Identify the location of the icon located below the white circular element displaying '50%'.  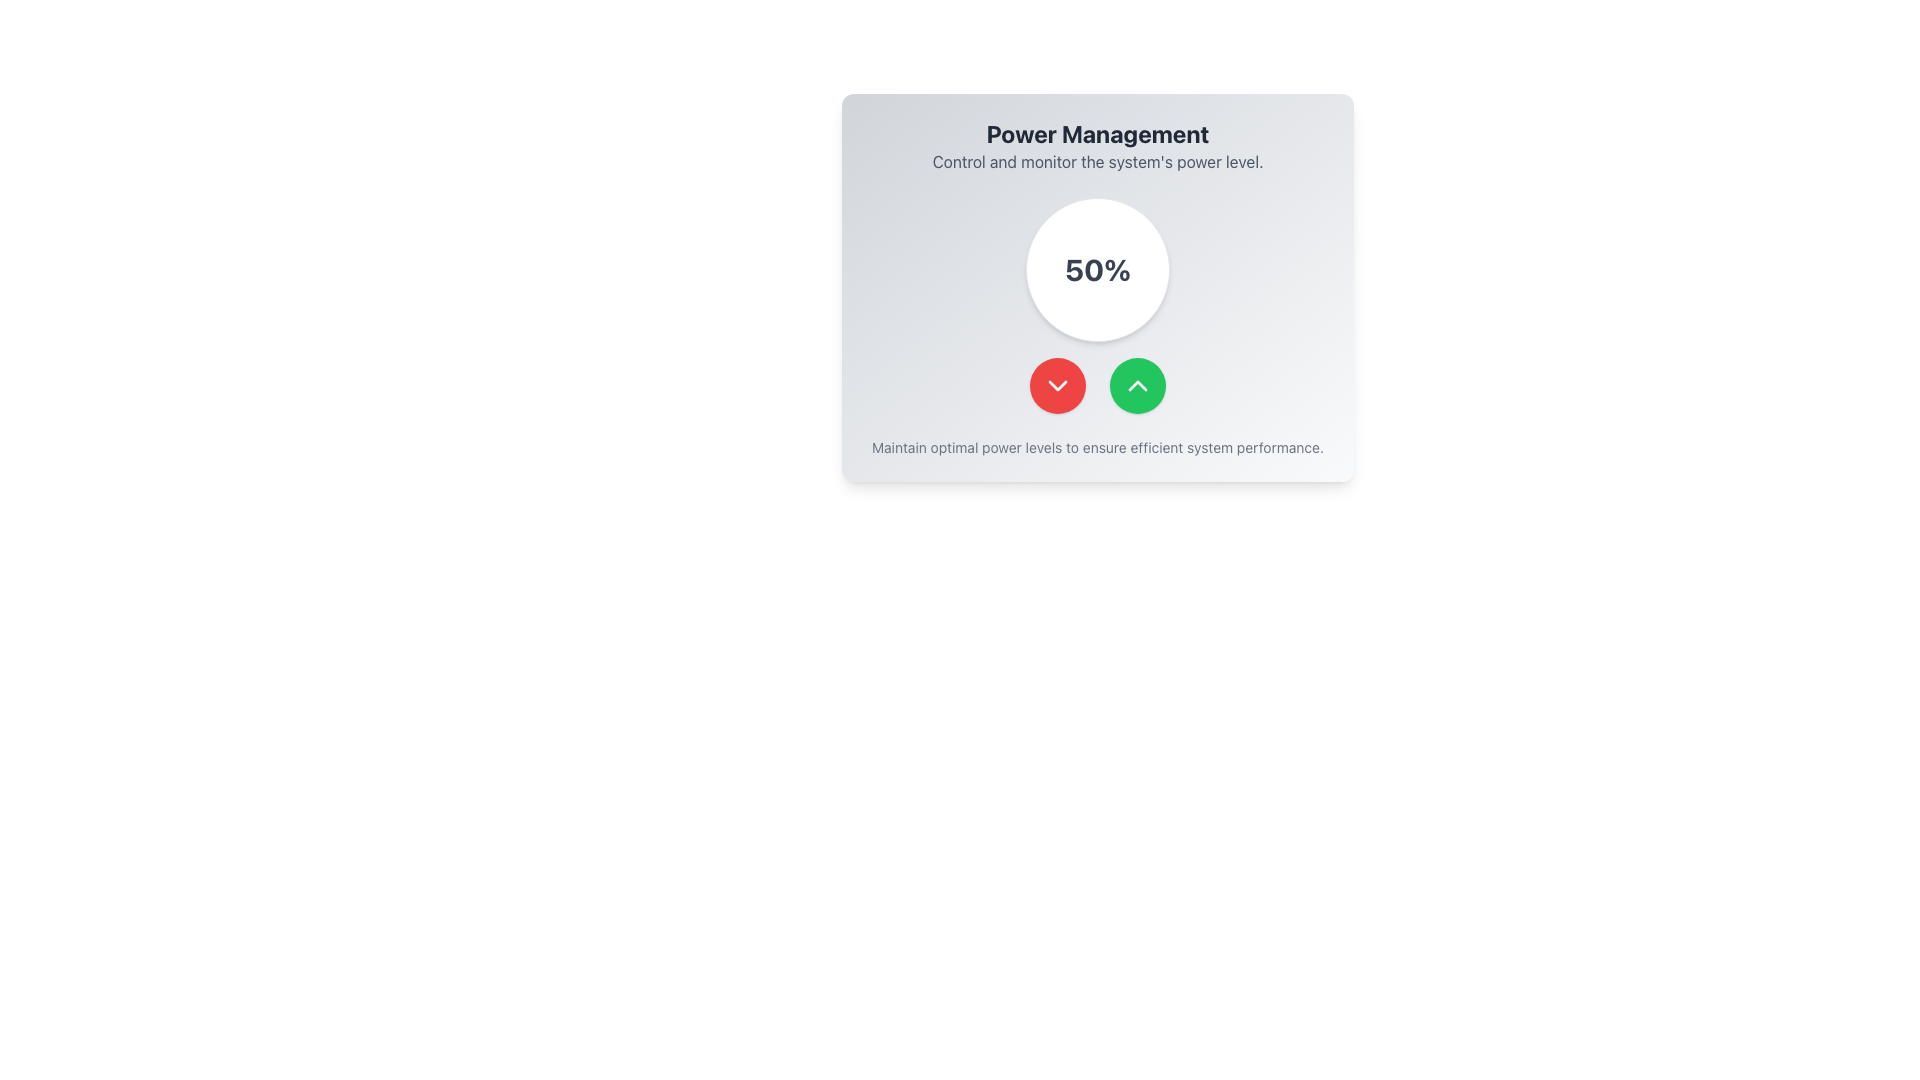
(1056, 385).